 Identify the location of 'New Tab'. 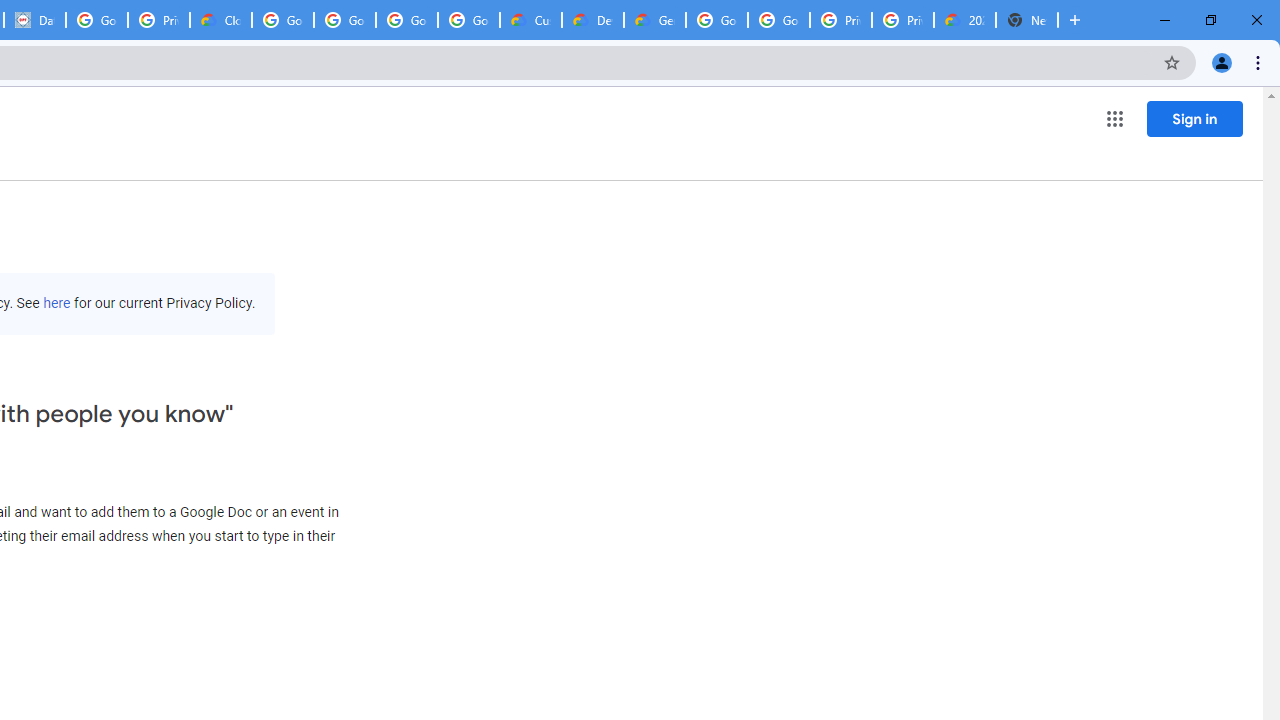
(1027, 20).